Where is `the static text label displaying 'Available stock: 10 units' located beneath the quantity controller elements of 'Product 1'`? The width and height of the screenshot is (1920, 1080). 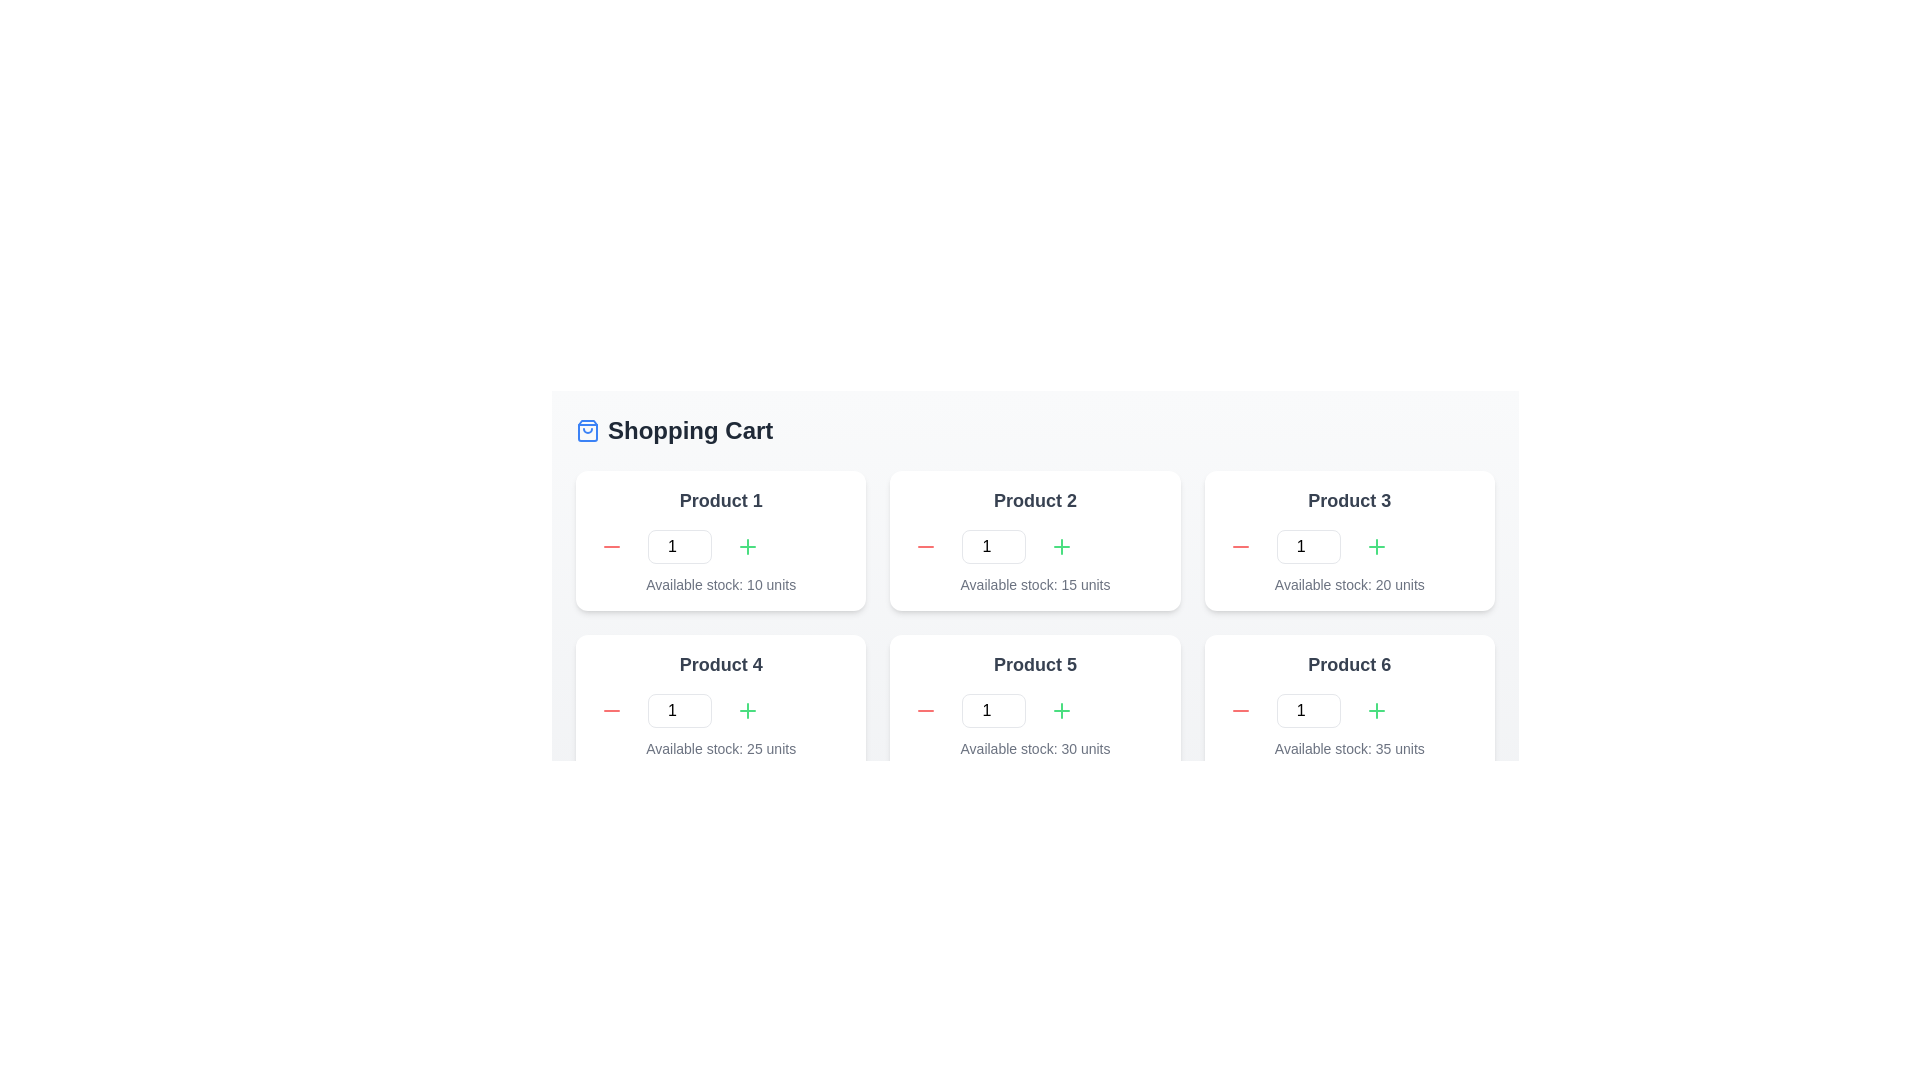 the static text label displaying 'Available stock: 10 units' located beneath the quantity controller elements of 'Product 1' is located at coordinates (720, 585).